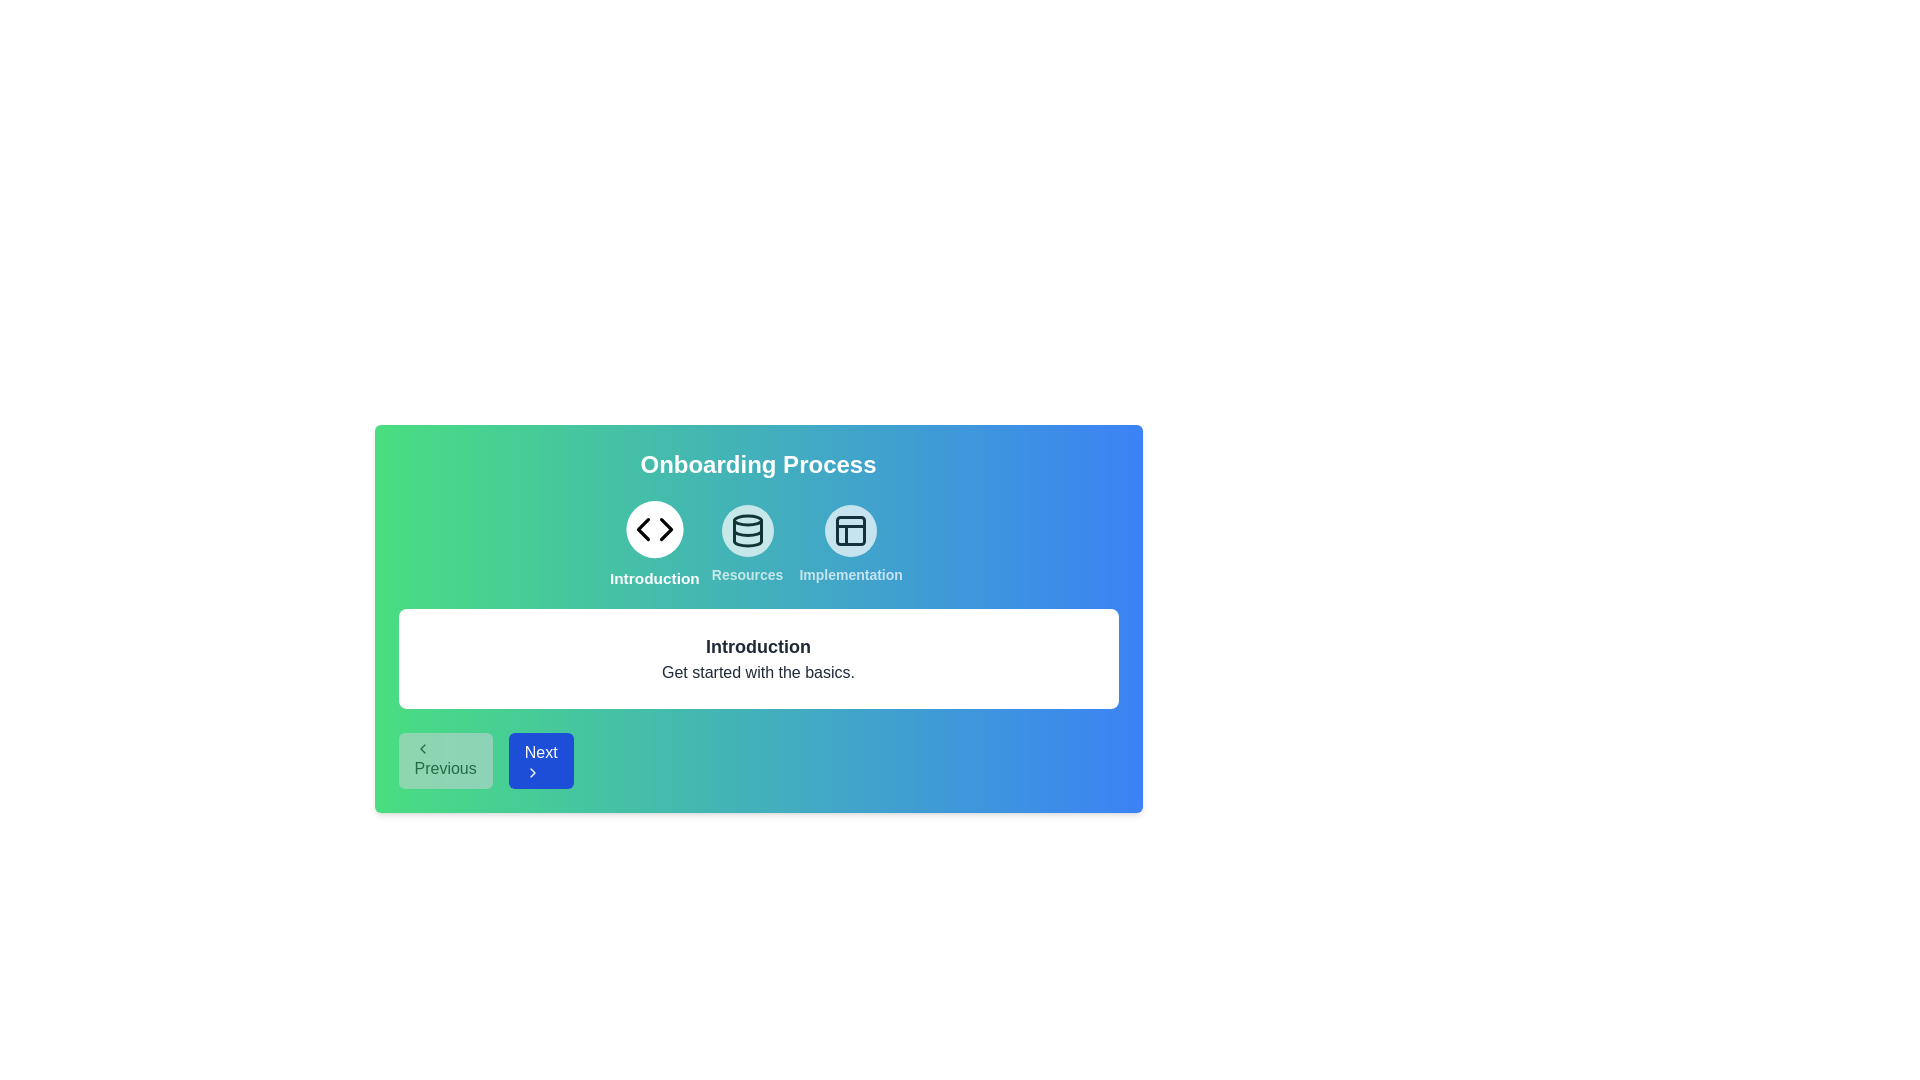 Image resolution: width=1920 pixels, height=1080 pixels. What do you see at coordinates (746, 544) in the screenshot?
I see `the step icon corresponding to Resources to highlight it` at bounding box center [746, 544].